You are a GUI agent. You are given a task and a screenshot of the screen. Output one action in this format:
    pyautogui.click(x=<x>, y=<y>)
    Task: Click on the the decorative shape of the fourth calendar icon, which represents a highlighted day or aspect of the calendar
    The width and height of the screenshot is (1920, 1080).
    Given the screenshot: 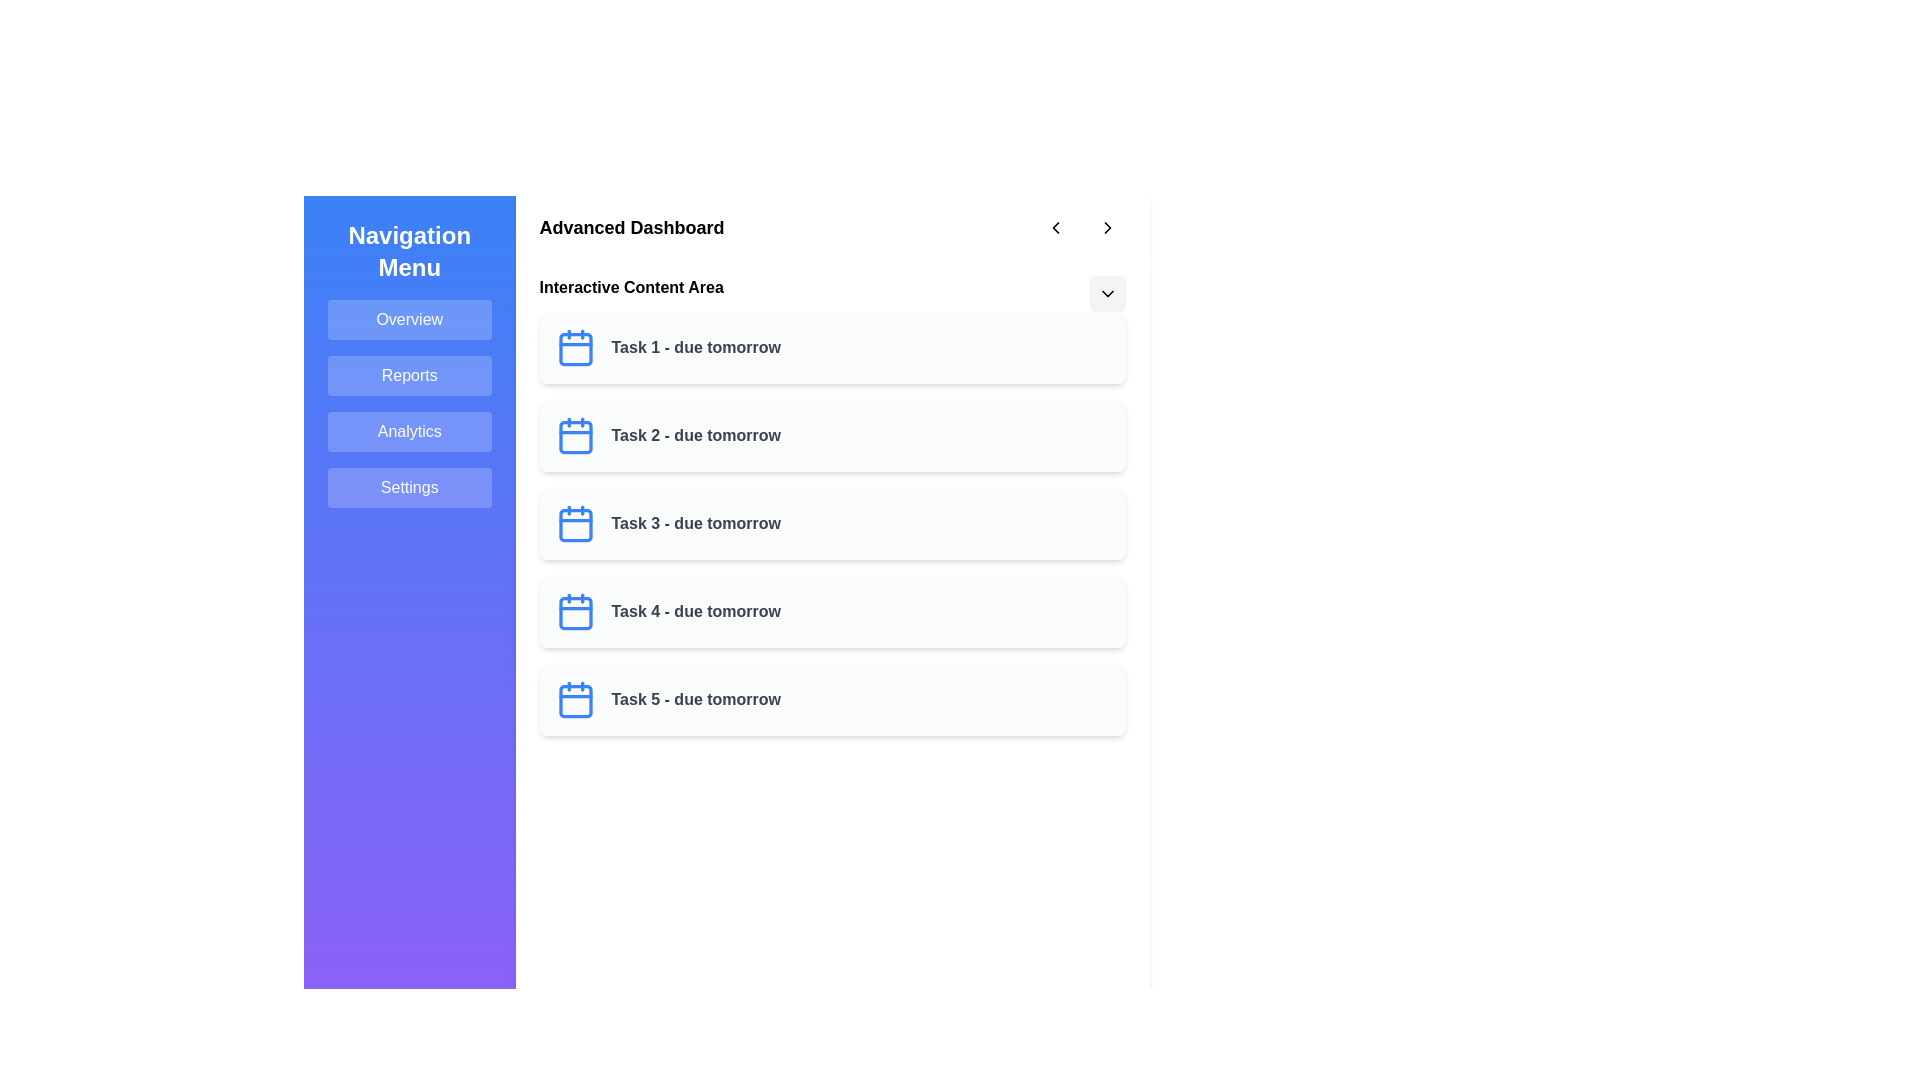 What is the action you would take?
    pyautogui.click(x=574, y=612)
    